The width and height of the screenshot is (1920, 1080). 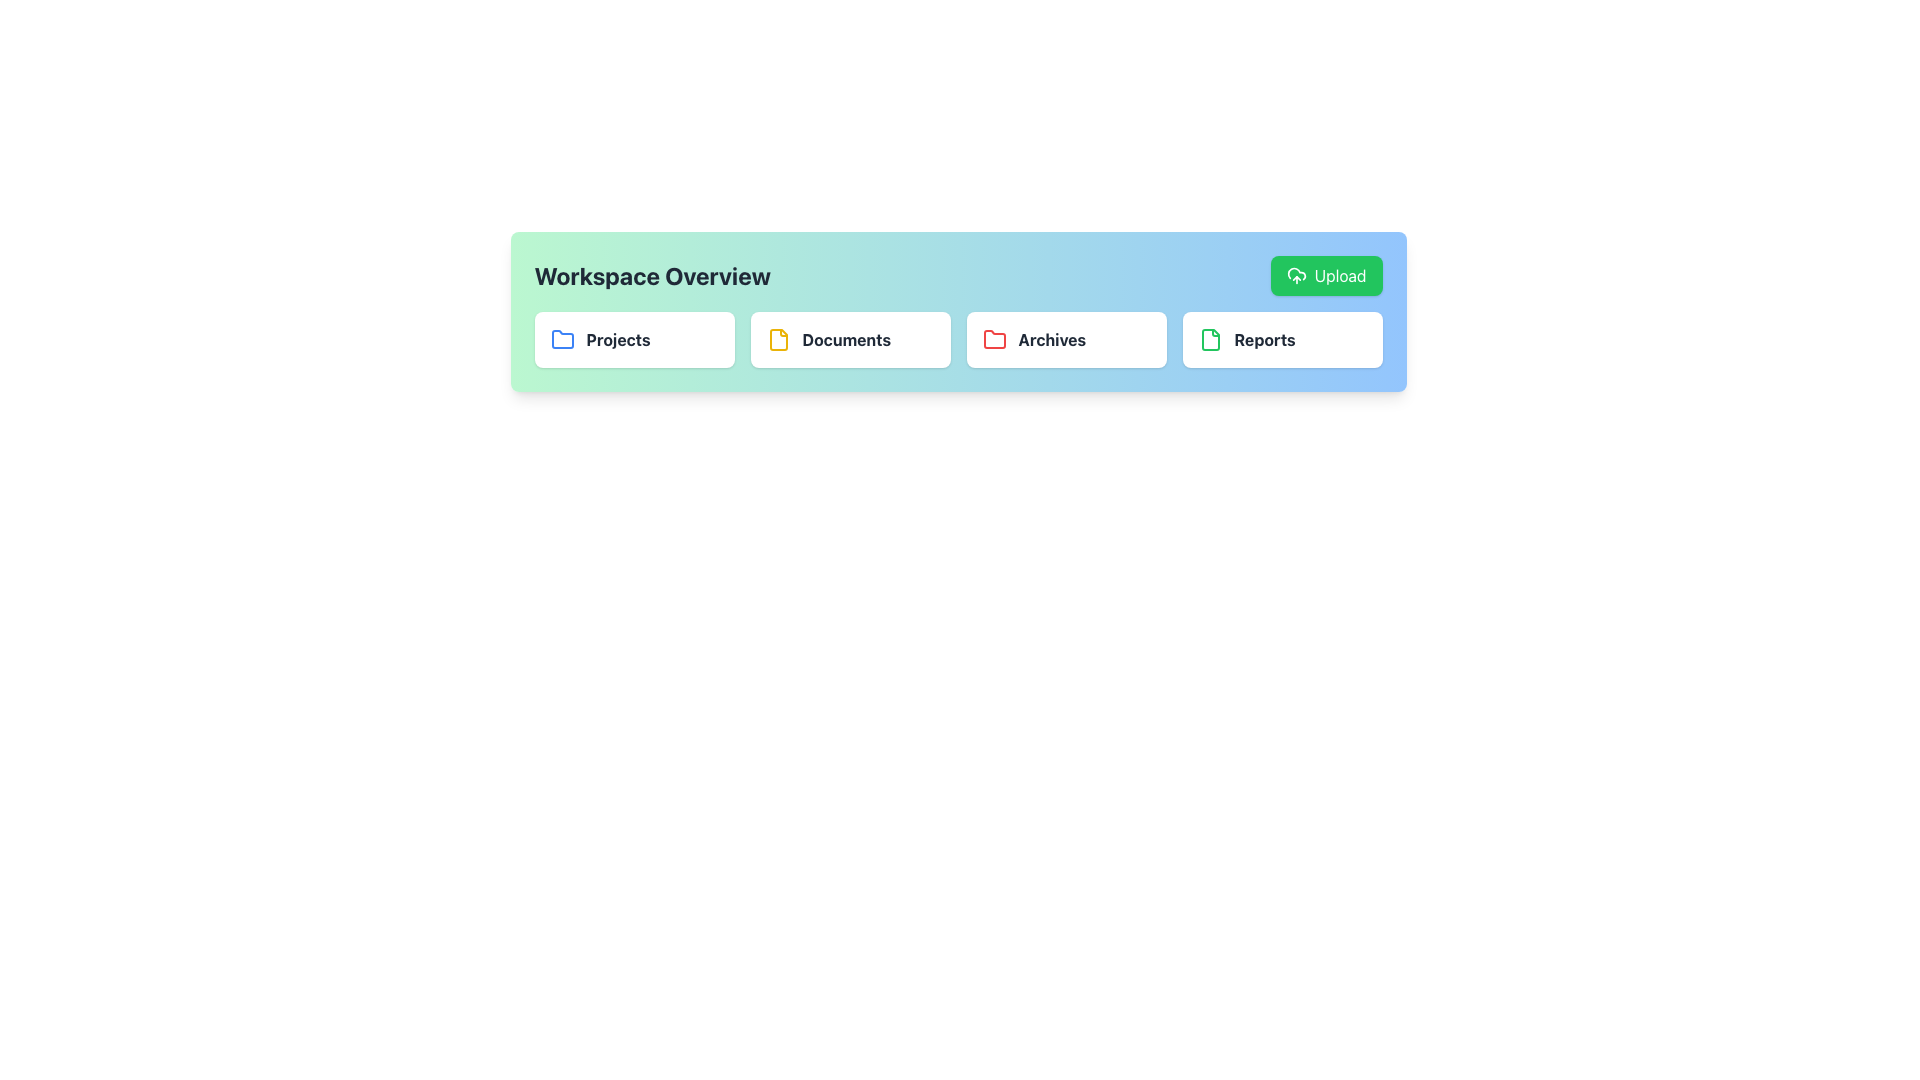 I want to click on the Navigation Bar sections, so click(x=957, y=338).